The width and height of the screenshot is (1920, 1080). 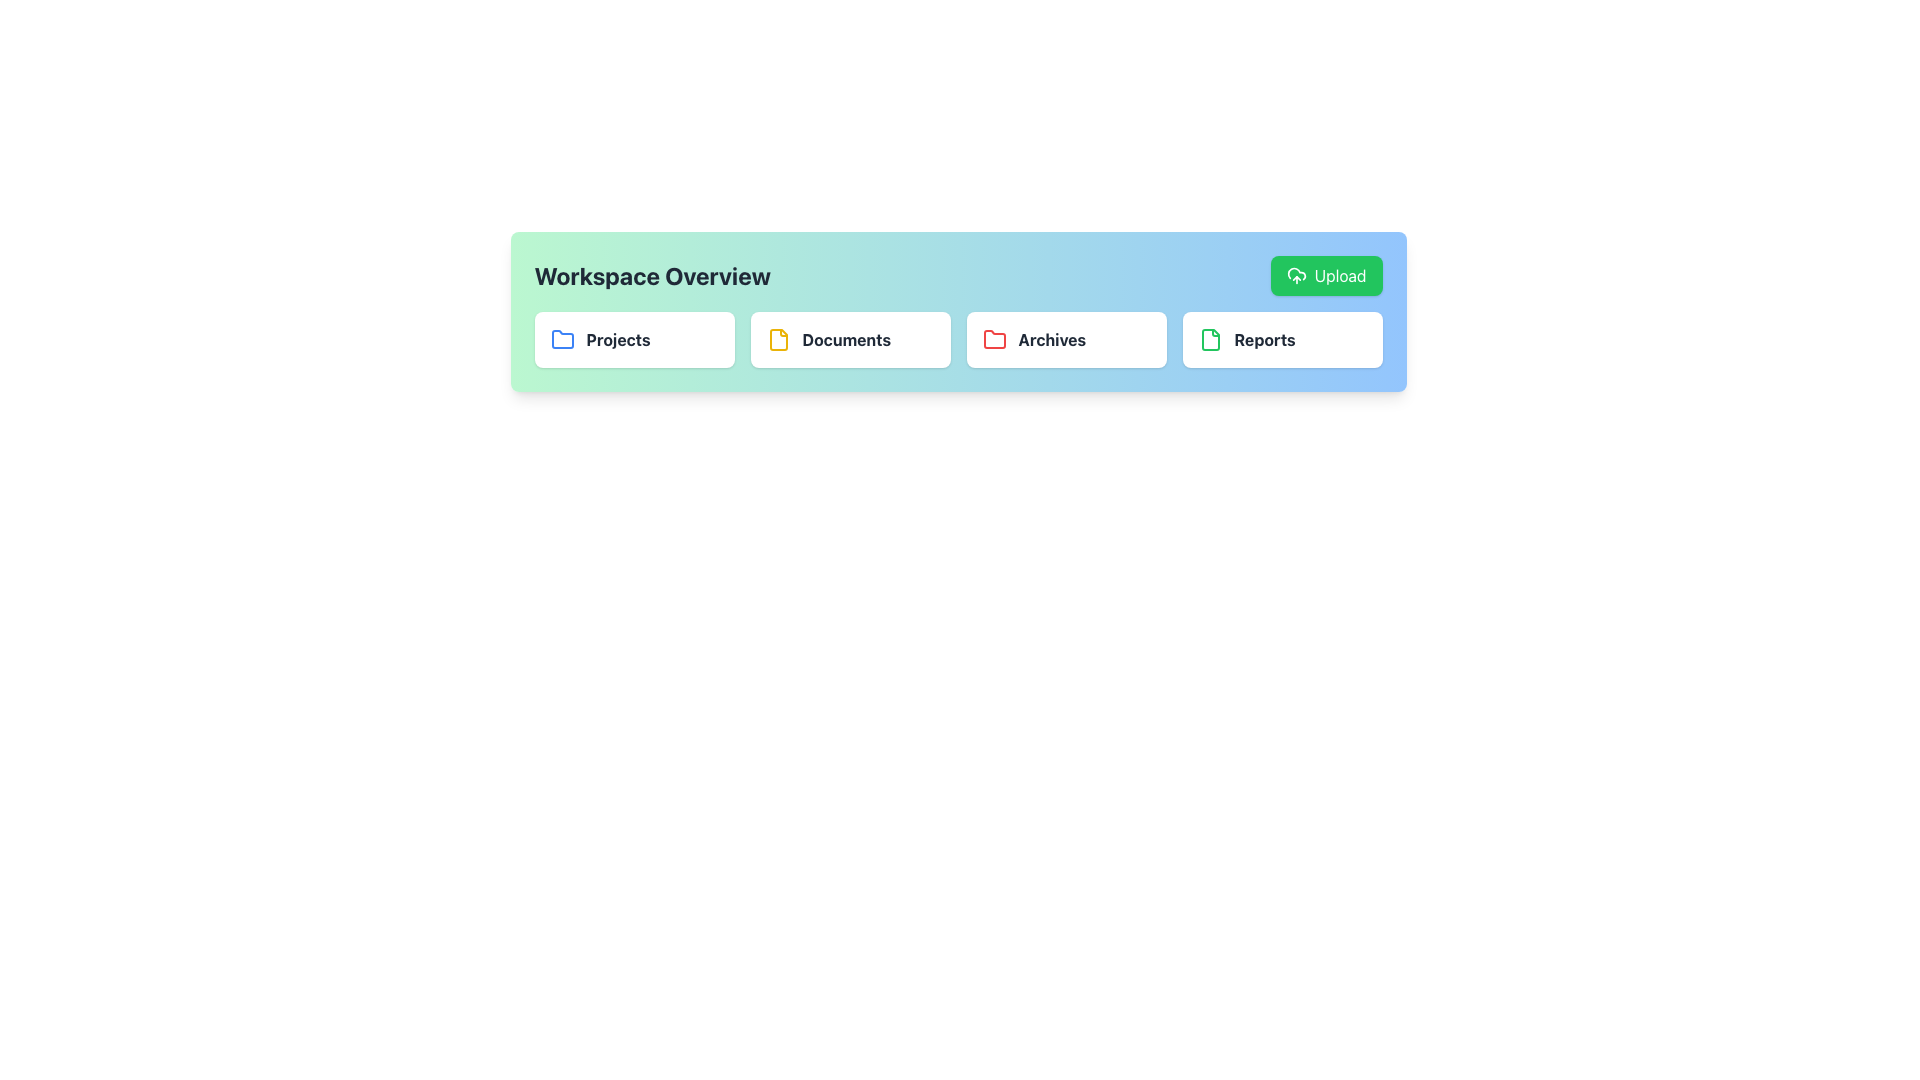 I want to click on the Navigation Bar sections, so click(x=957, y=338).